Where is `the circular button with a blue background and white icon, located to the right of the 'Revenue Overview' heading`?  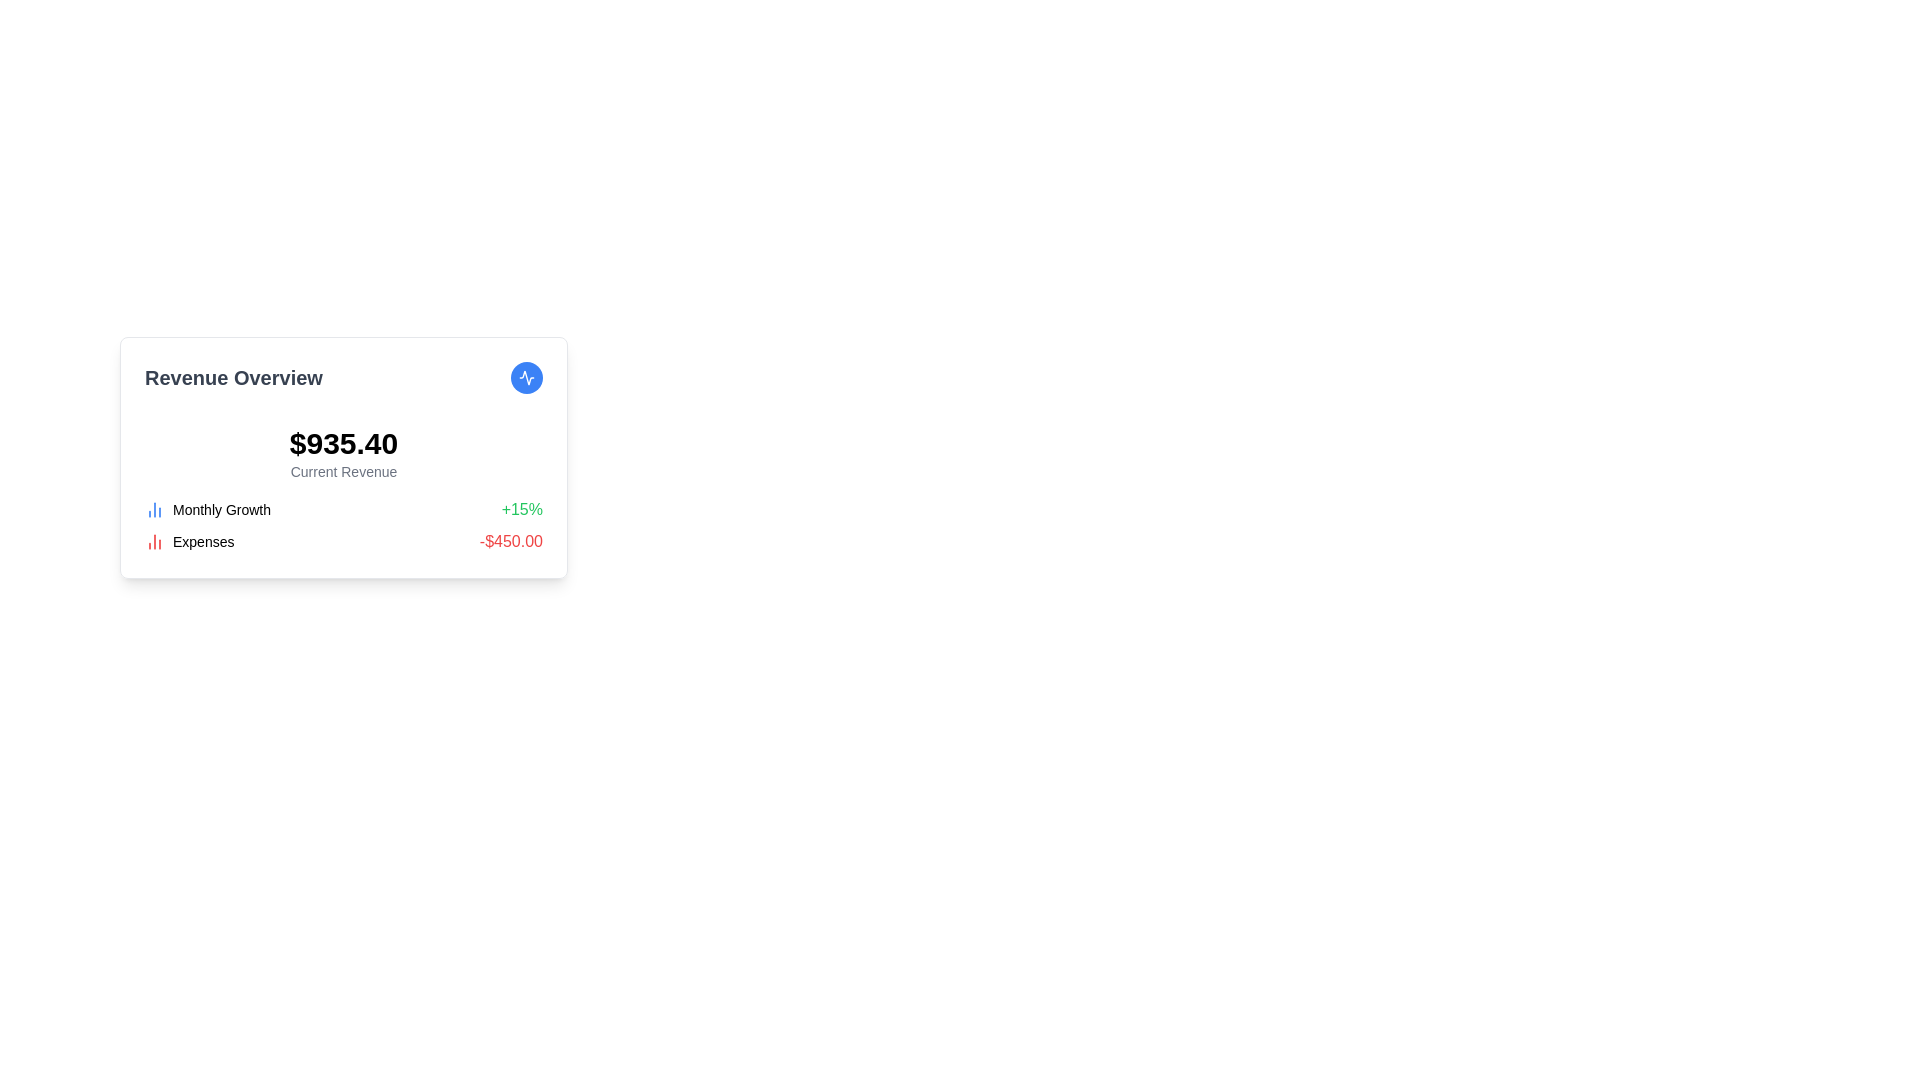
the circular button with a blue background and white icon, located to the right of the 'Revenue Overview' heading is located at coordinates (527, 378).